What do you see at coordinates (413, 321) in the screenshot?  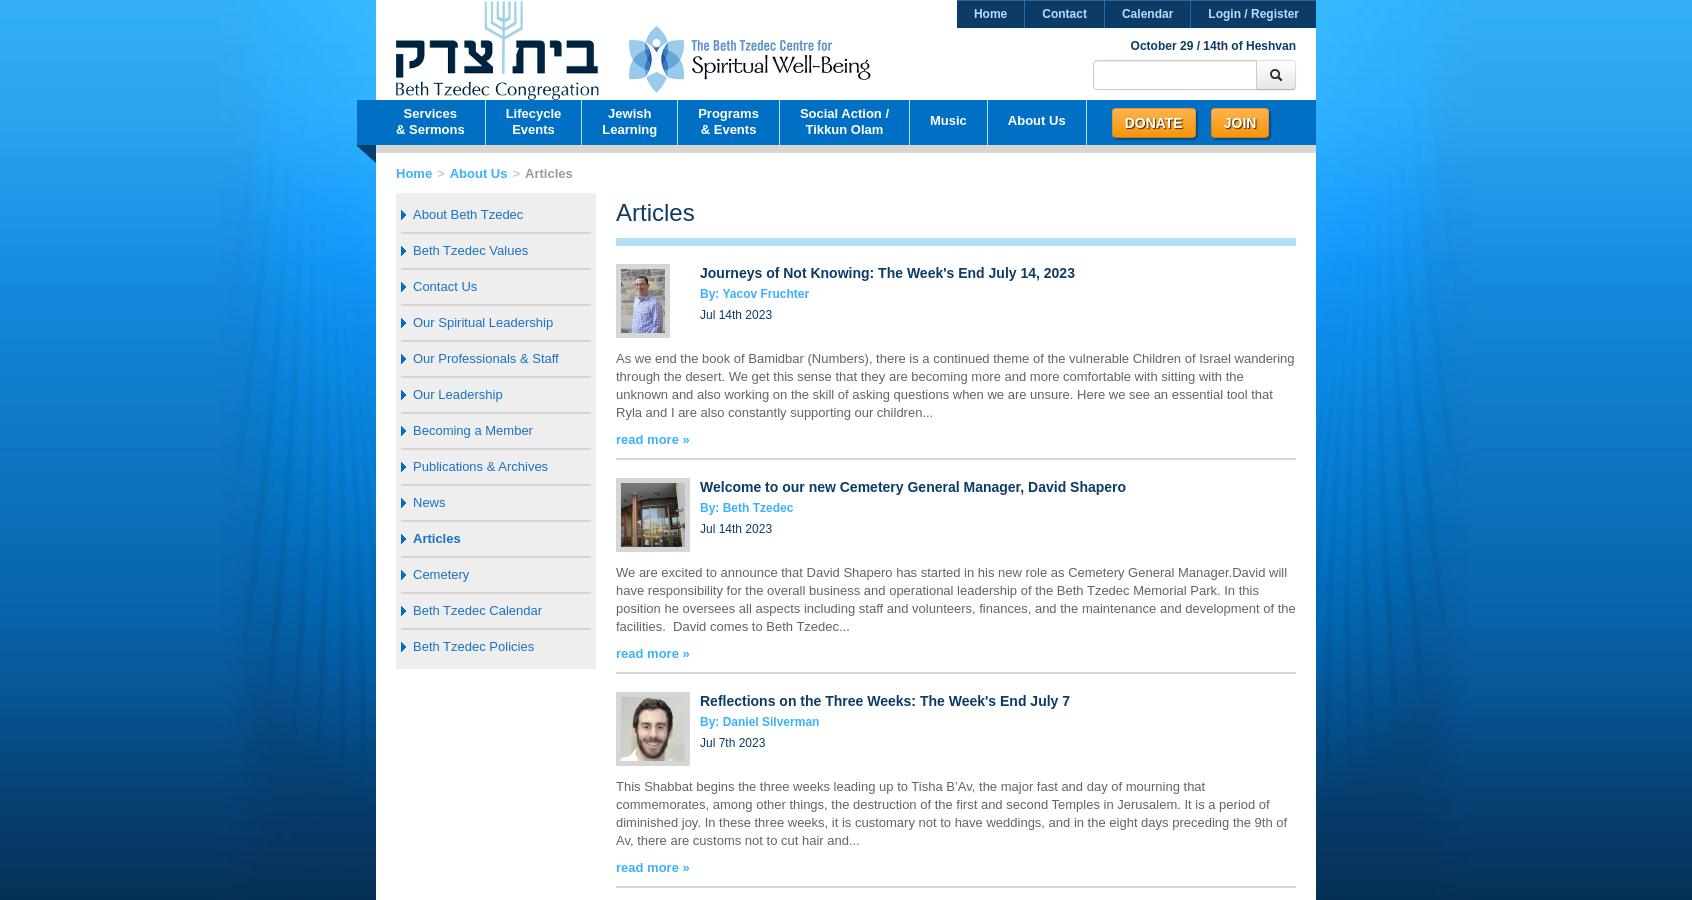 I see `'Our Spiritual Leadership'` at bounding box center [413, 321].